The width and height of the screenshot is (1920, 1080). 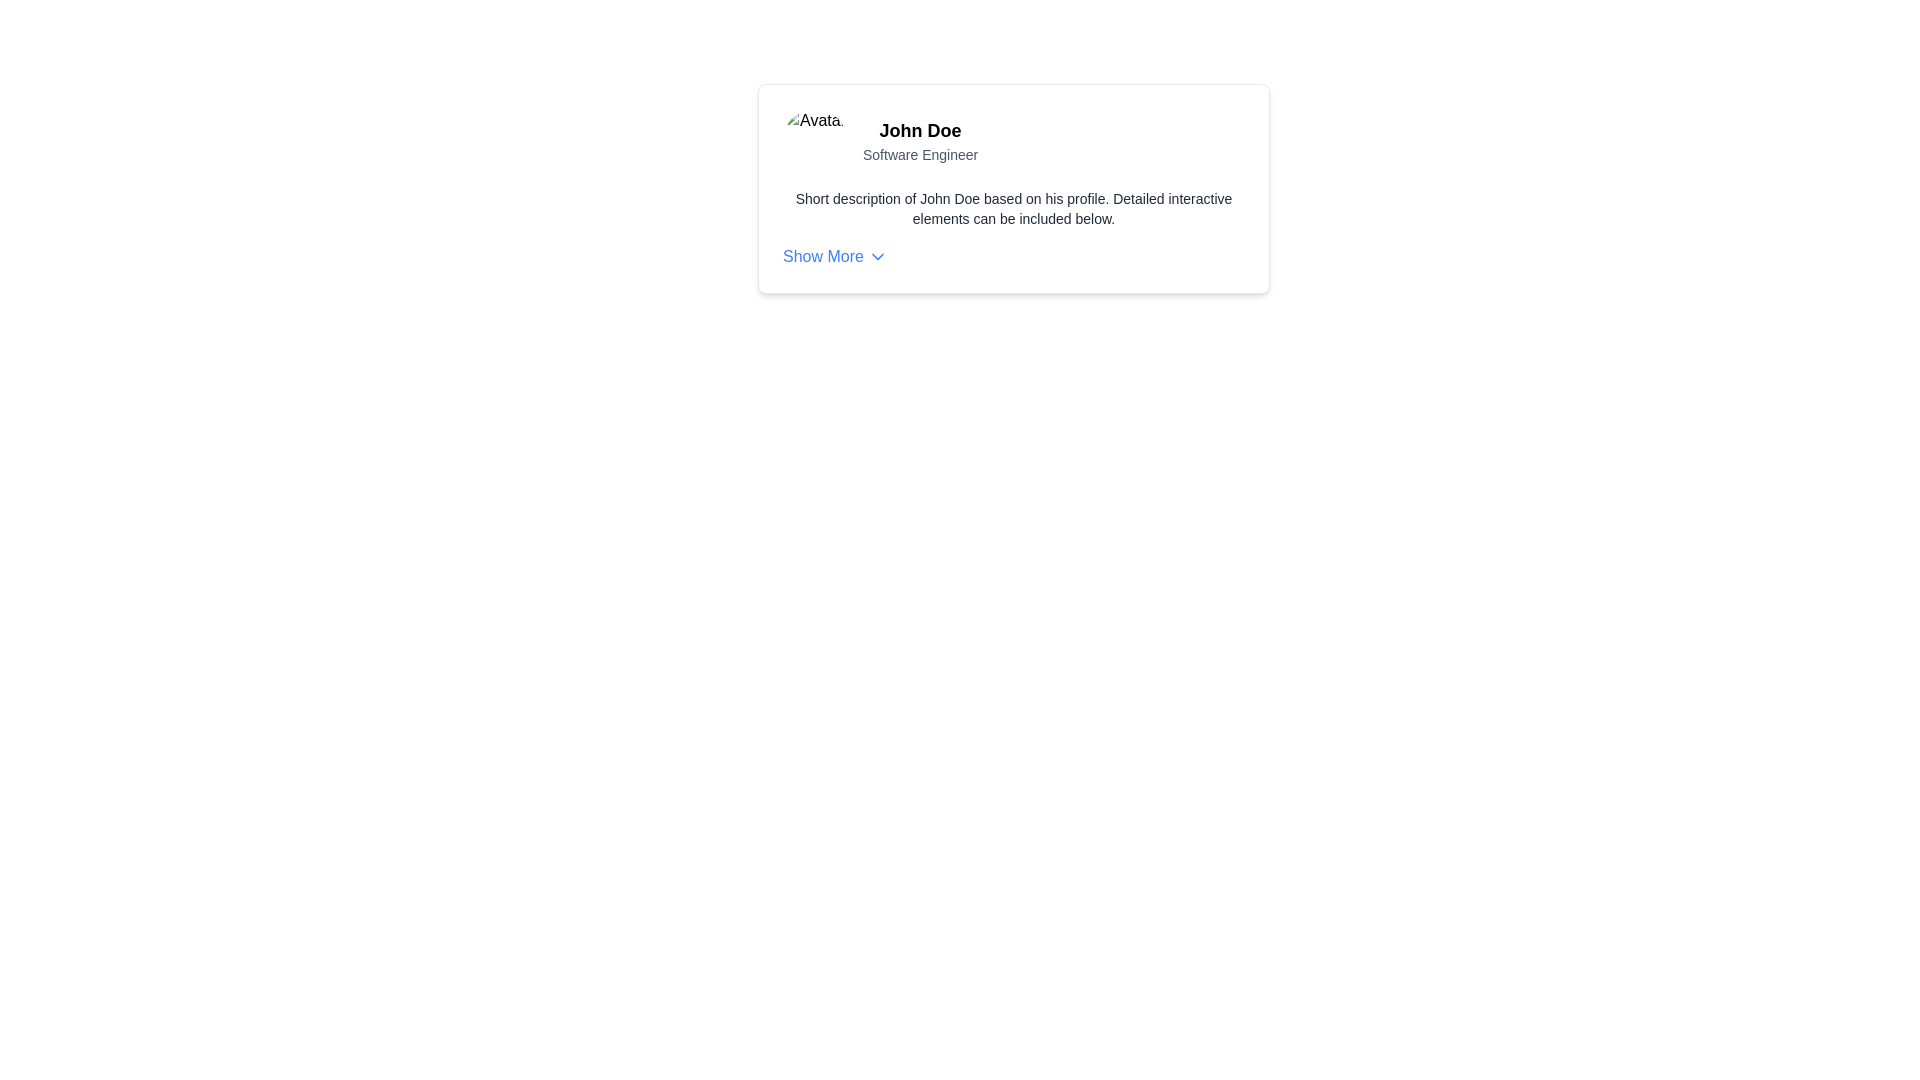 What do you see at coordinates (919, 153) in the screenshot?
I see `the text label containing the phrase 'Software Engineer', which is styled in a smaller font size and gray color, located directly below the 'John Doe' text in the user profile card` at bounding box center [919, 153].